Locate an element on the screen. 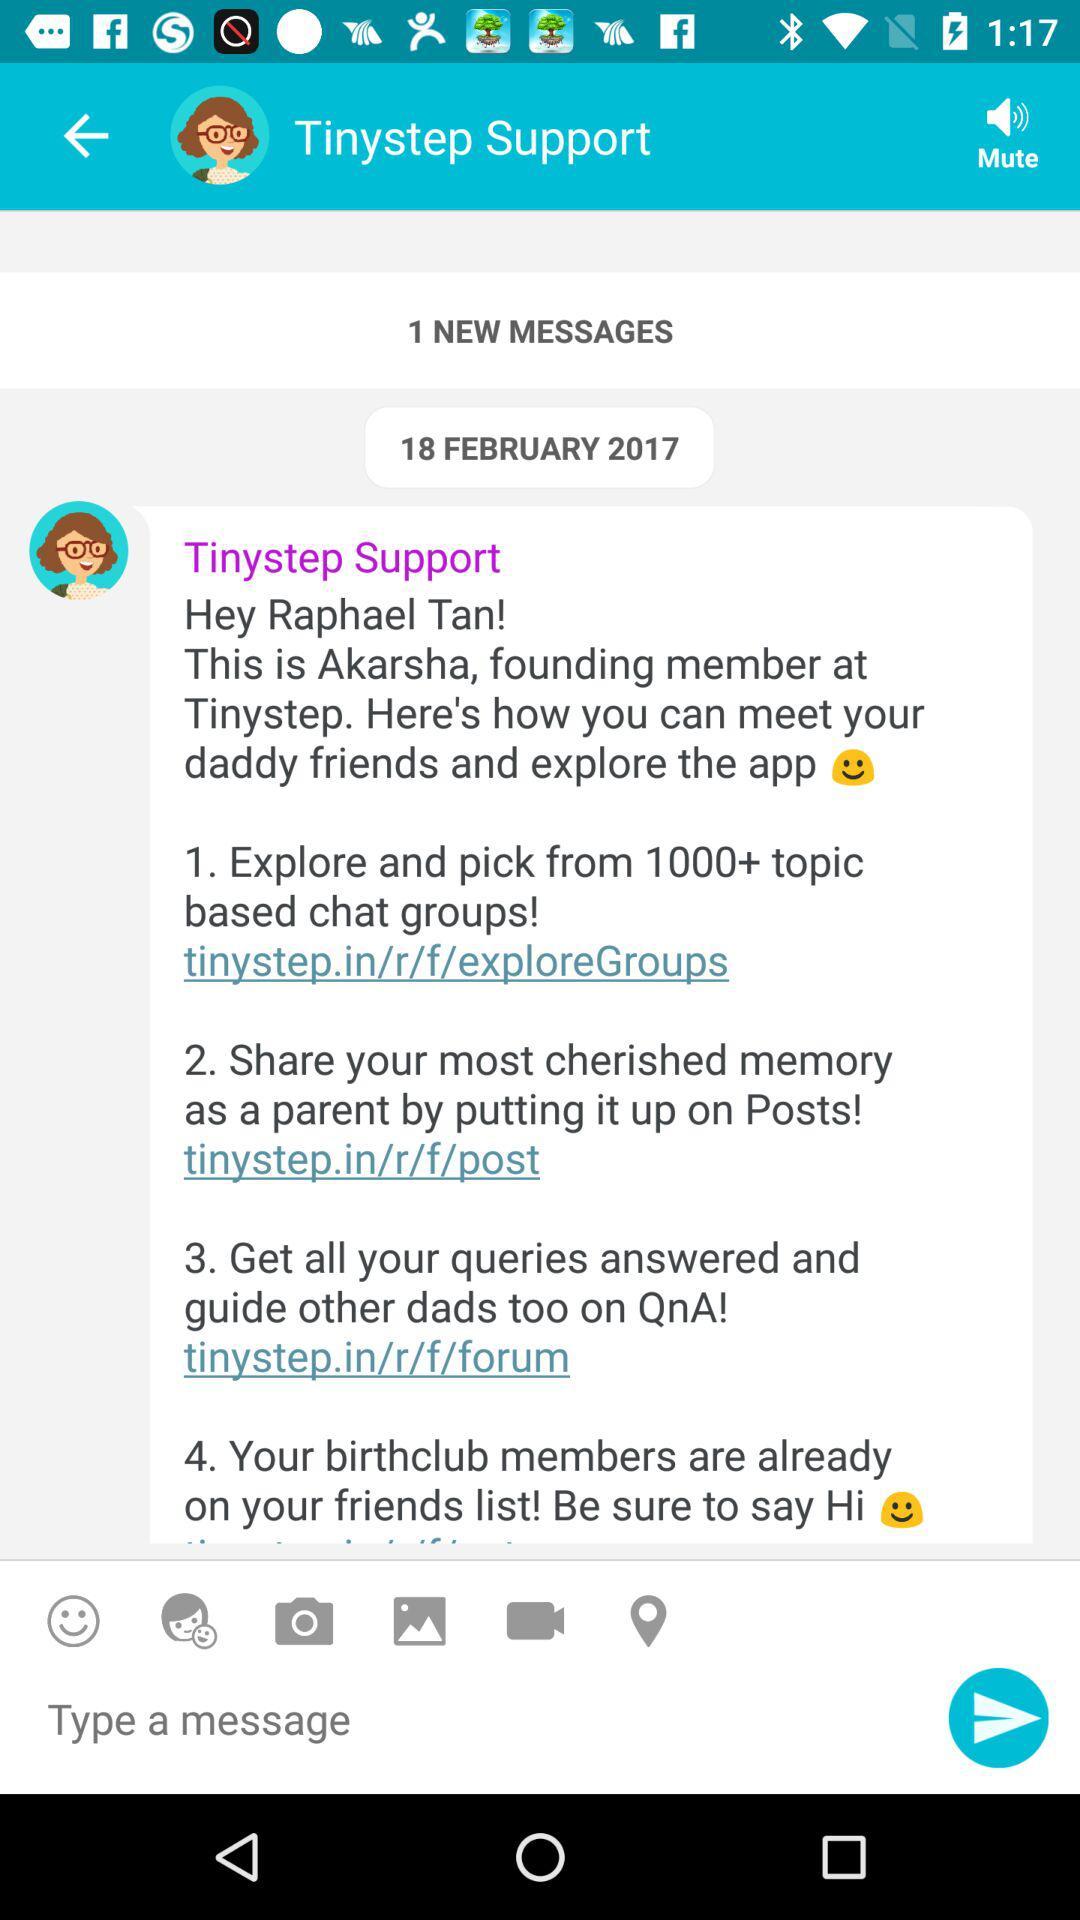 This screenshot has height=1920, width=1080. take photo is located at coordinates (304, 1621).